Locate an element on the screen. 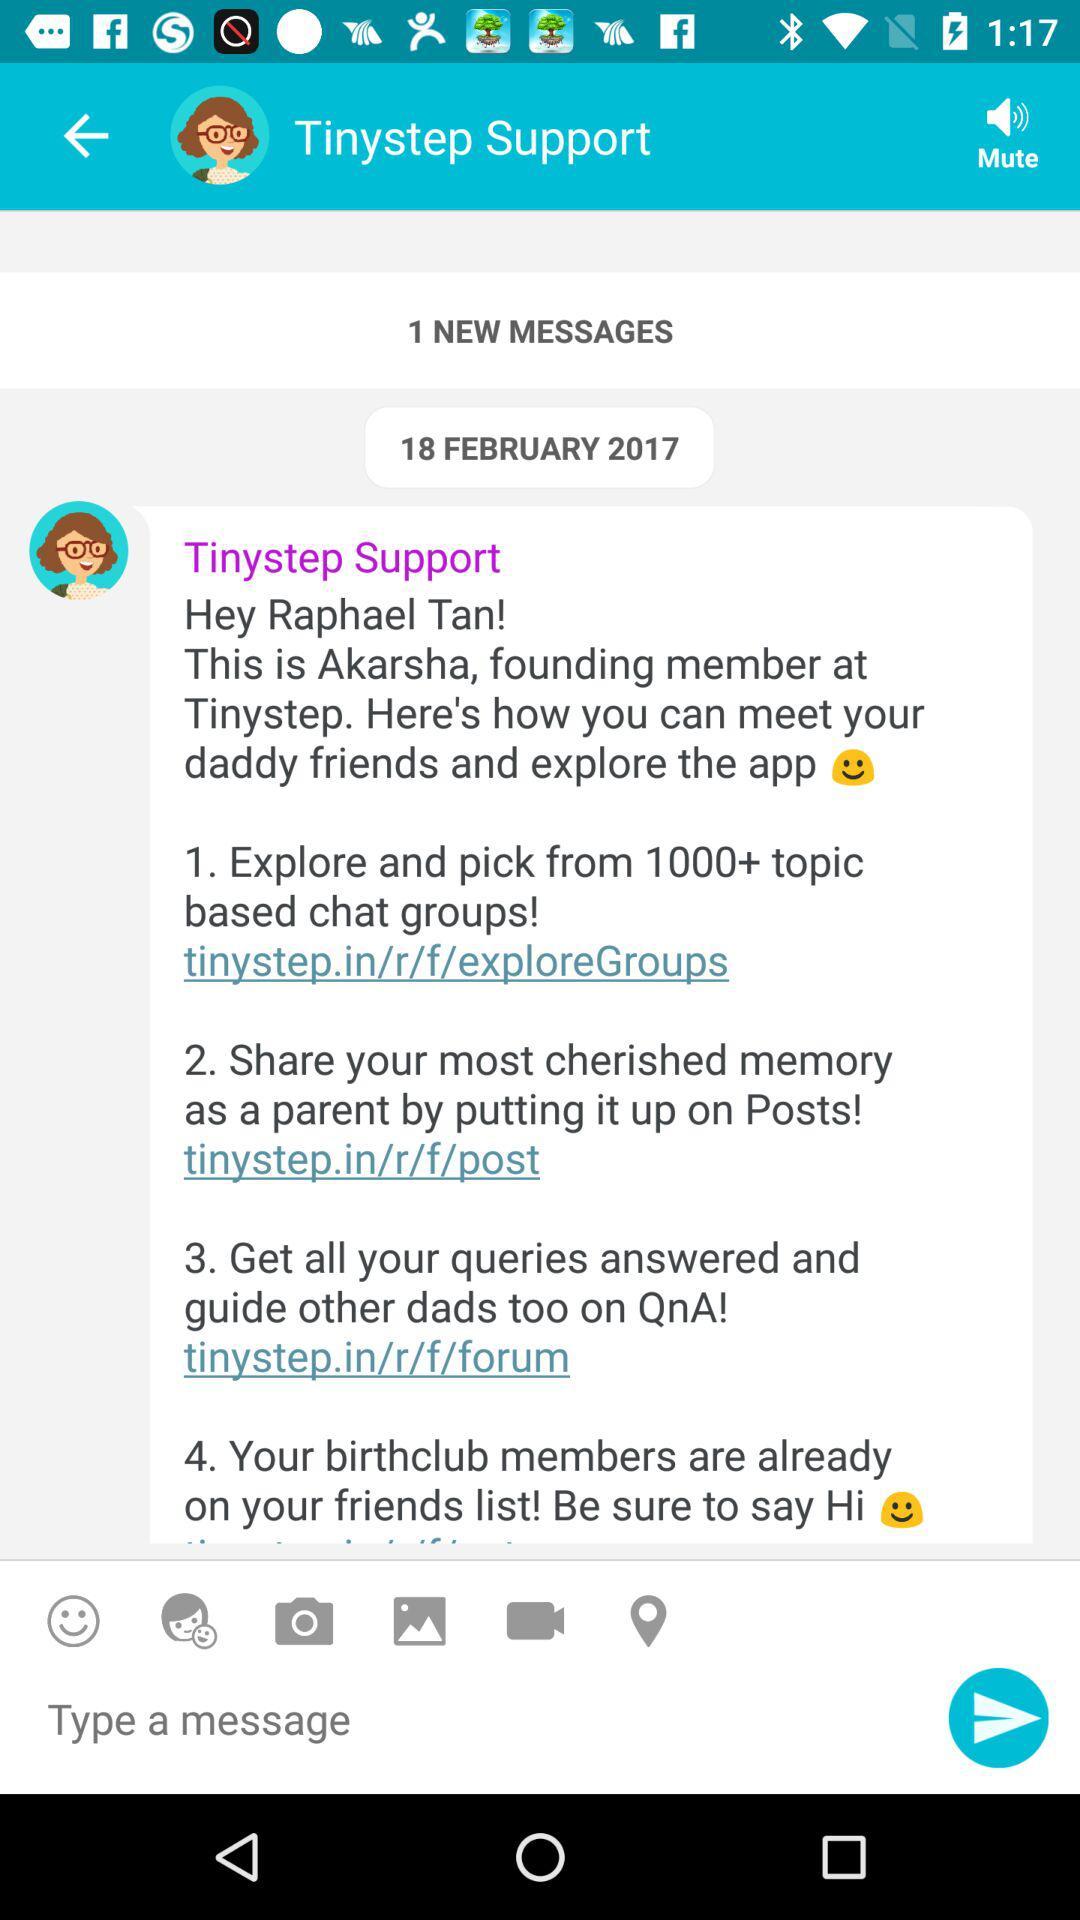 This screenshot has height=1920, width=1080. take photo is located at coordinates (304, 1621).